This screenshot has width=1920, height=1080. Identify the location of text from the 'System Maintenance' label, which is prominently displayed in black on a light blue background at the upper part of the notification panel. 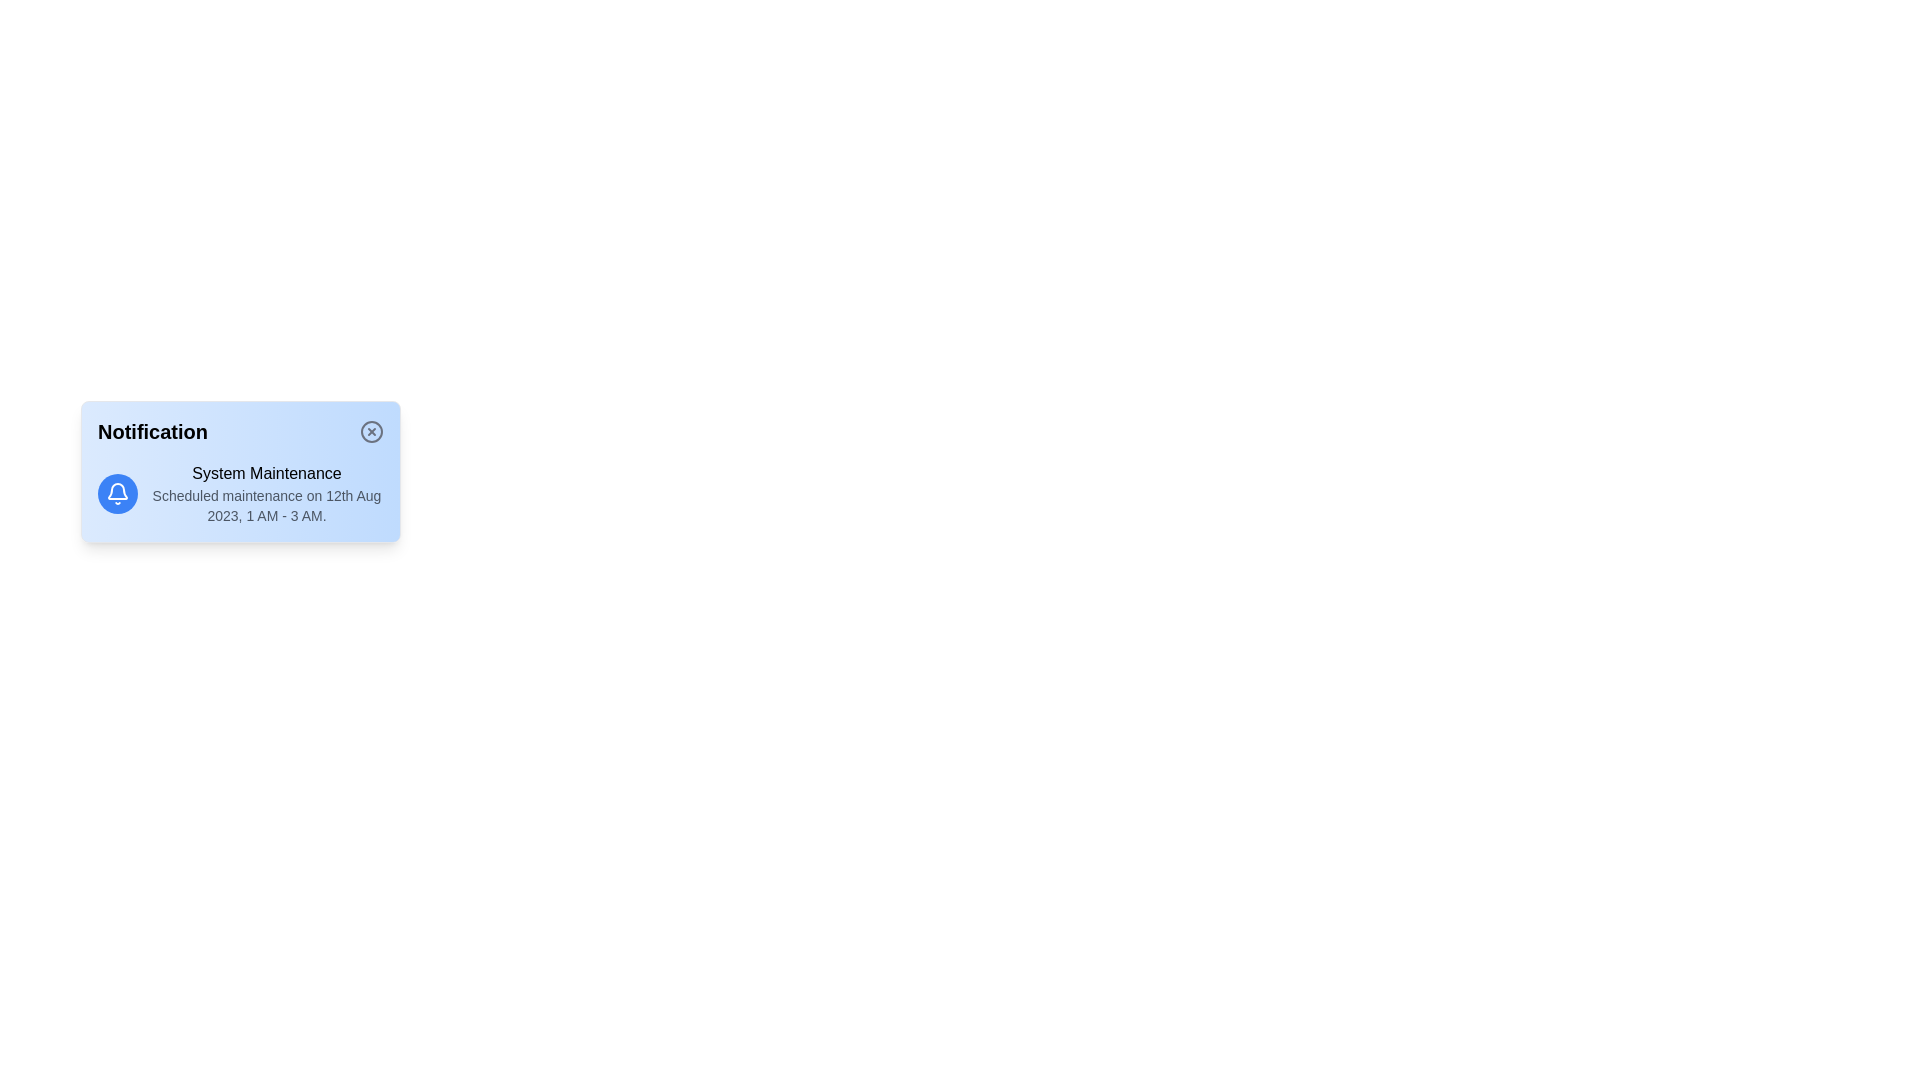
(266, 474).